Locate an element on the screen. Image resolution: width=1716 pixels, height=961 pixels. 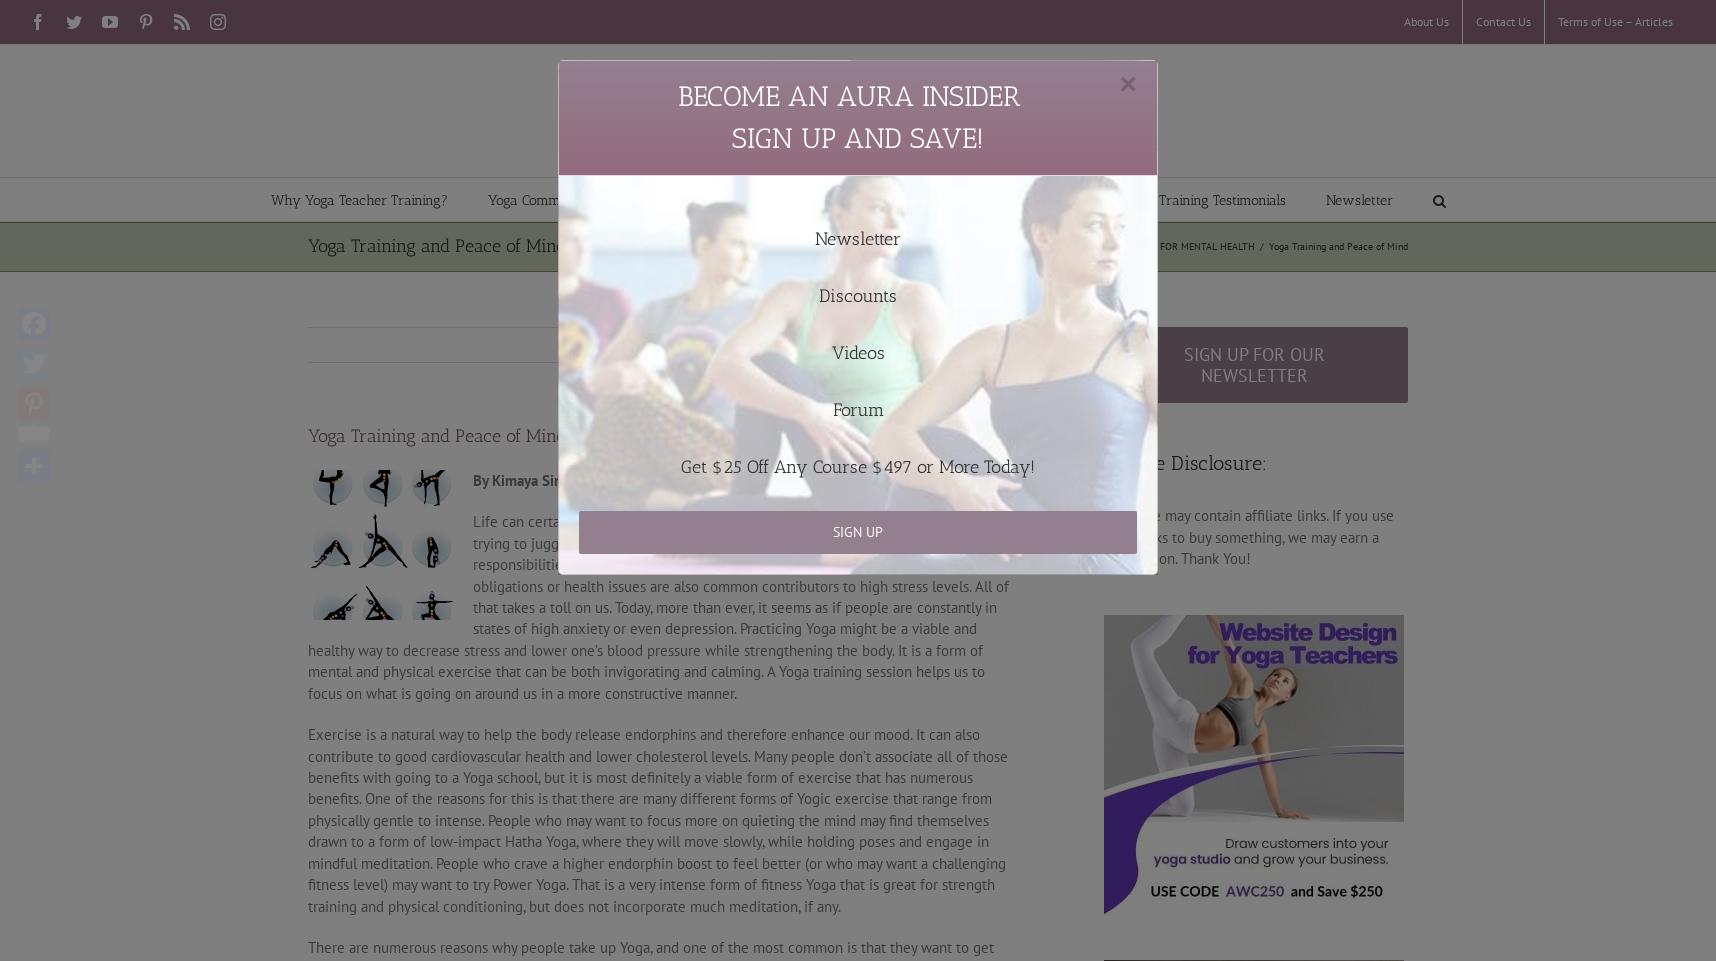
'Videos' is located at coordinates (857, 351).